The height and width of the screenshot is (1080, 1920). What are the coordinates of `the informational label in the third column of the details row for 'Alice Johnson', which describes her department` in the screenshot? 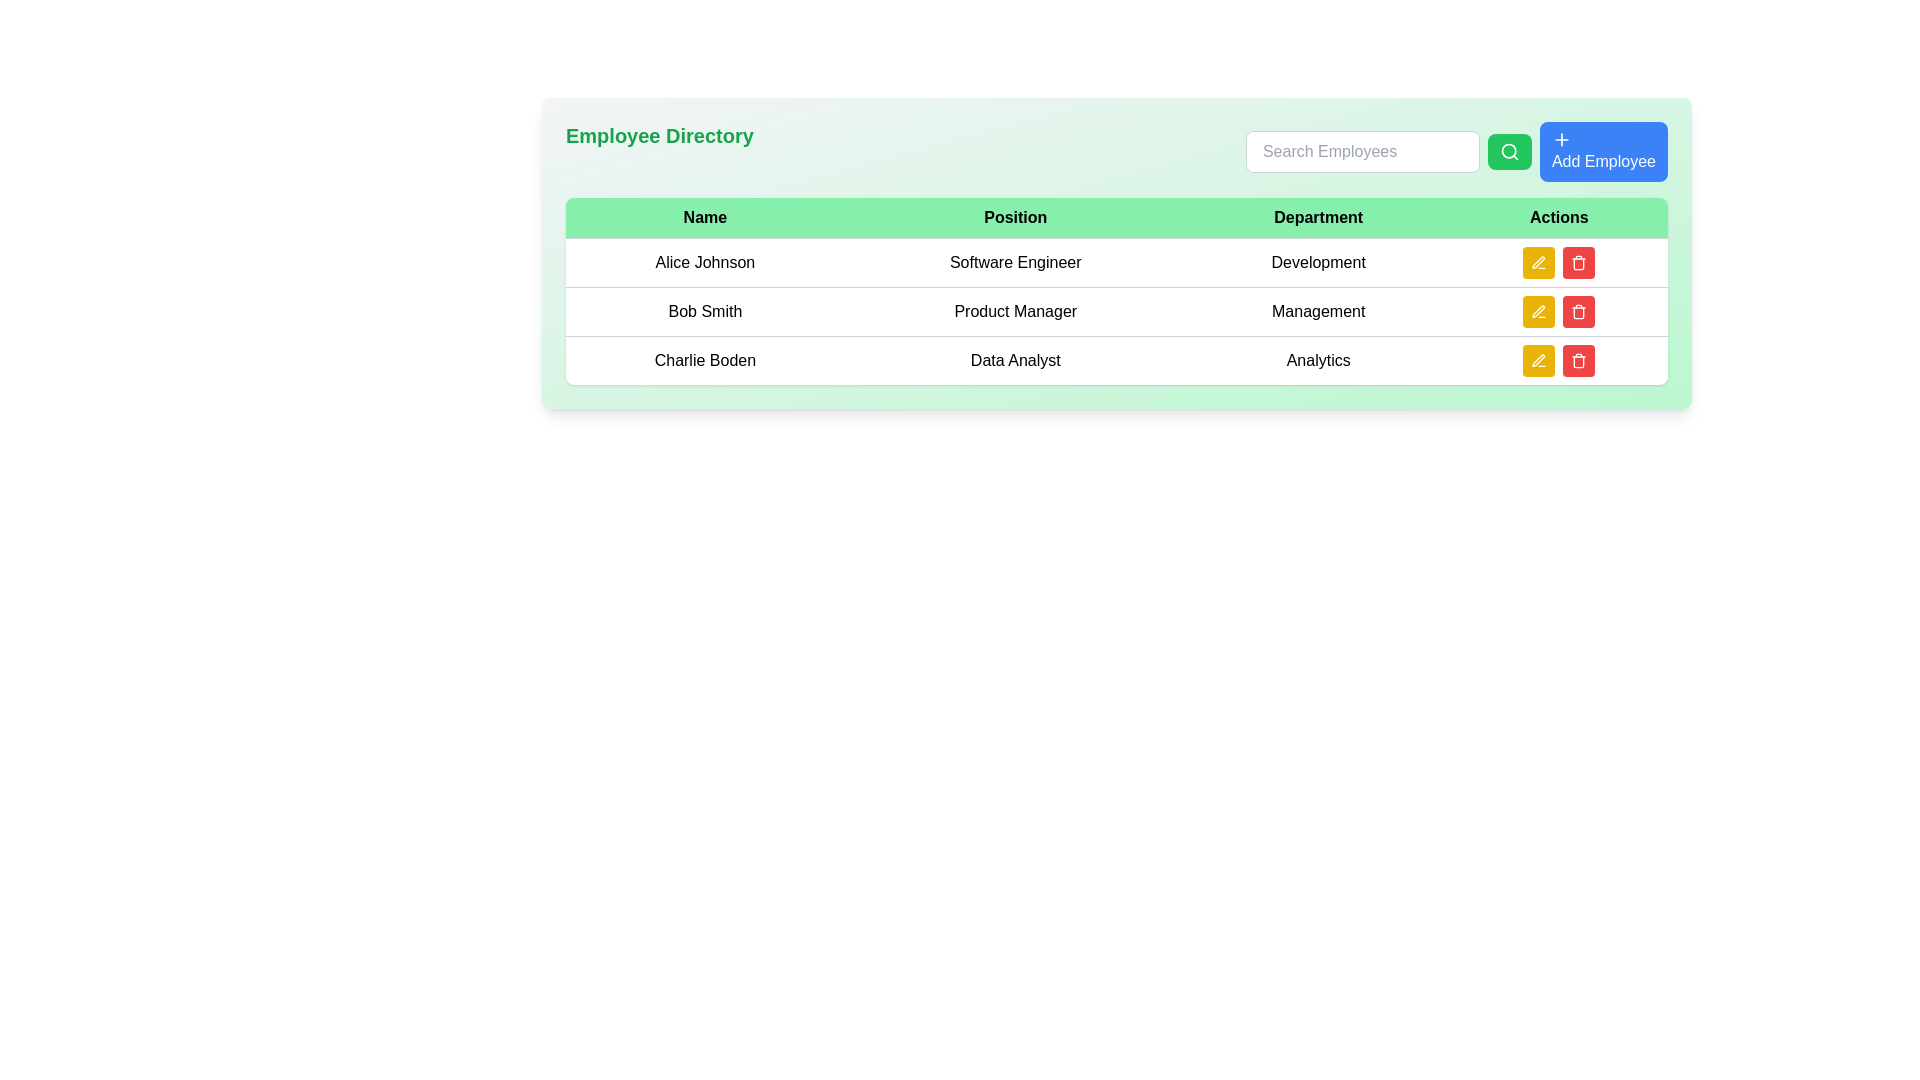 It's located at (1318, 261).